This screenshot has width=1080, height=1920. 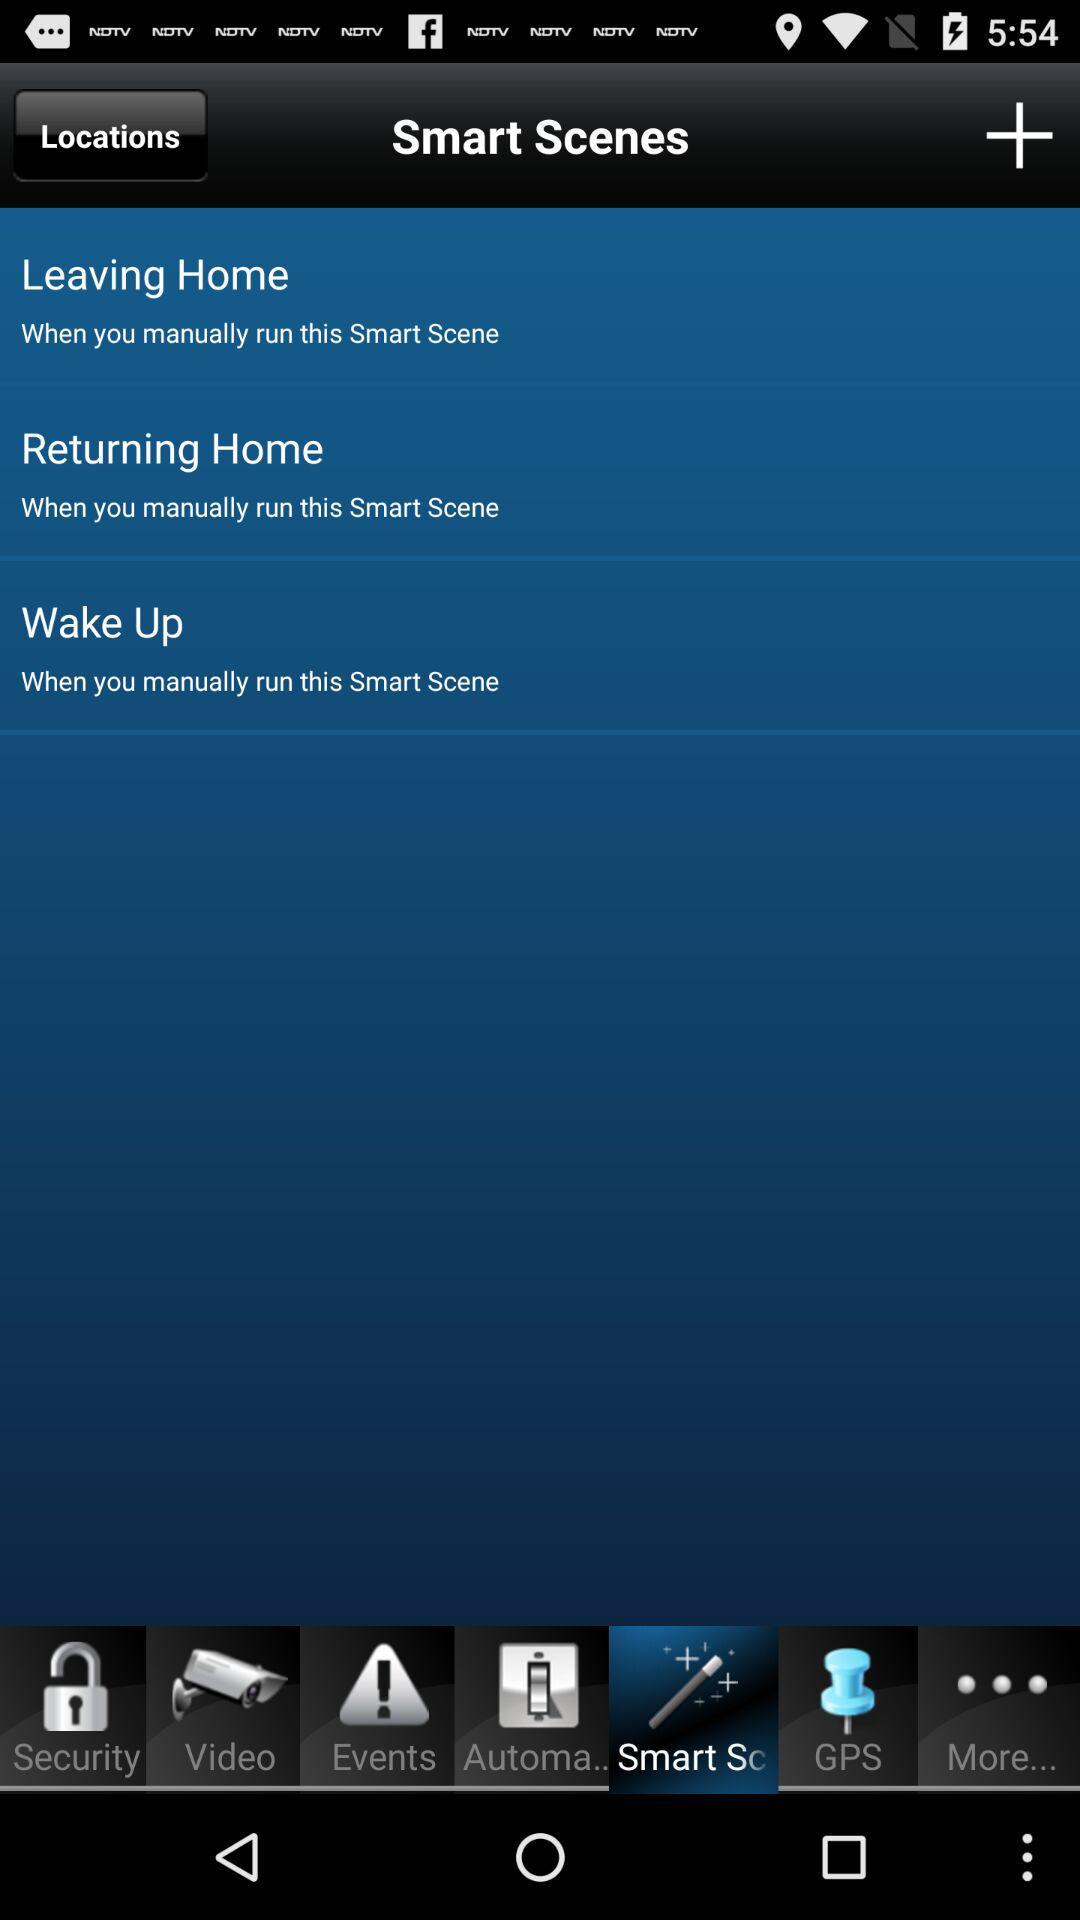 I want to click on wake up icon, so click(x=550, y=619).